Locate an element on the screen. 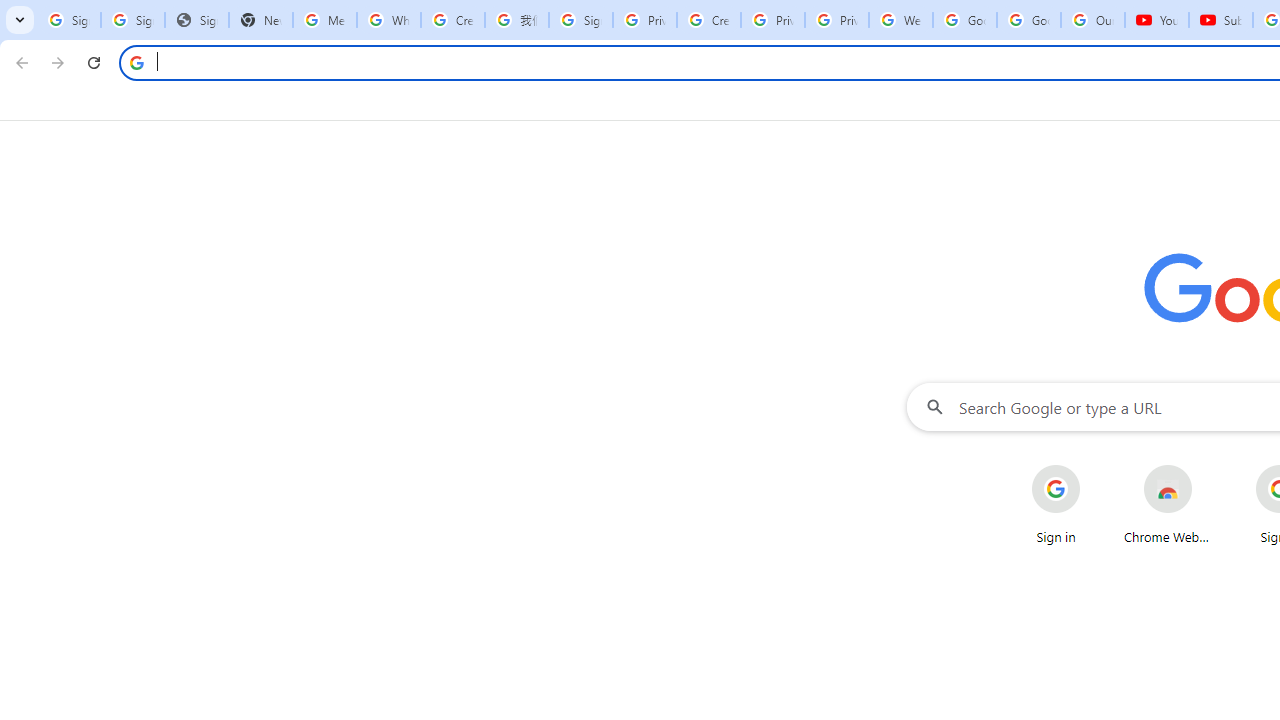  'YouTube' is located at coordinates (1157, 20).